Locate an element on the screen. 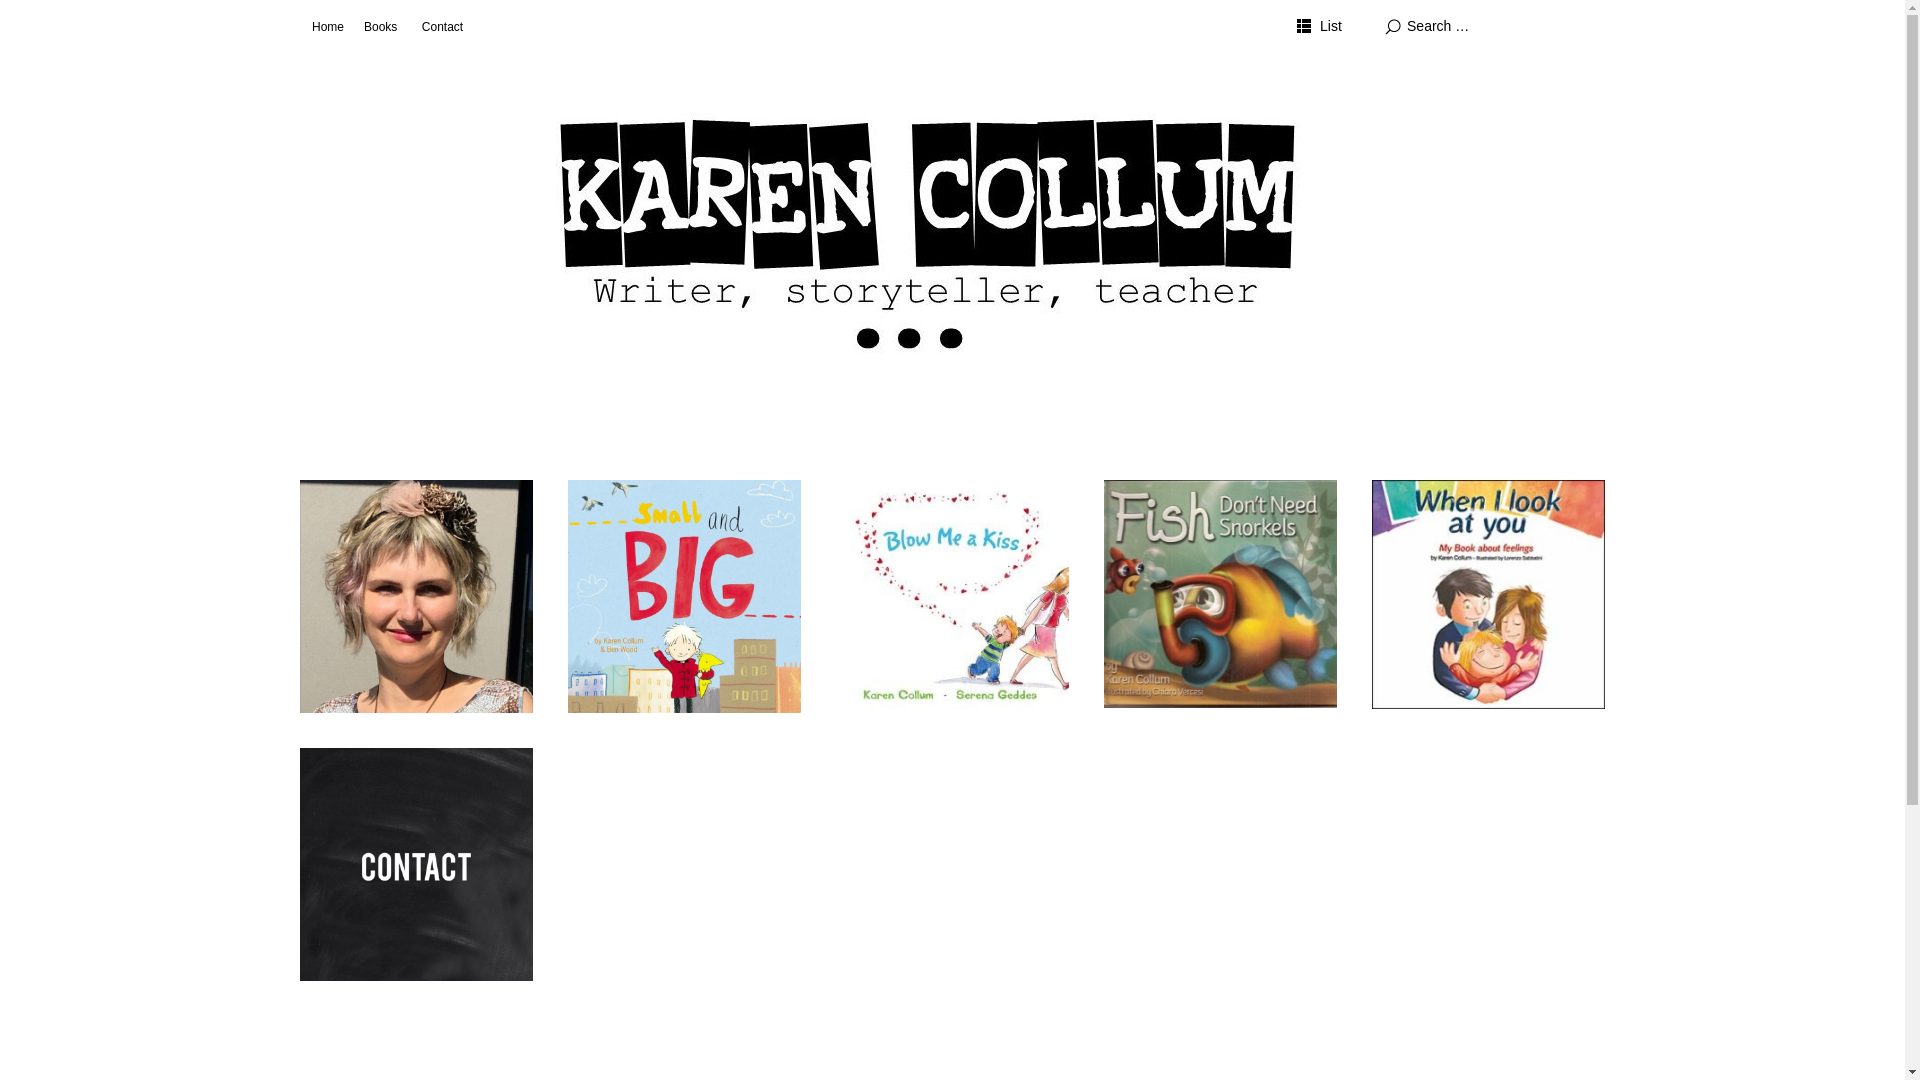  'Home' is located at coordinates (327, 27).